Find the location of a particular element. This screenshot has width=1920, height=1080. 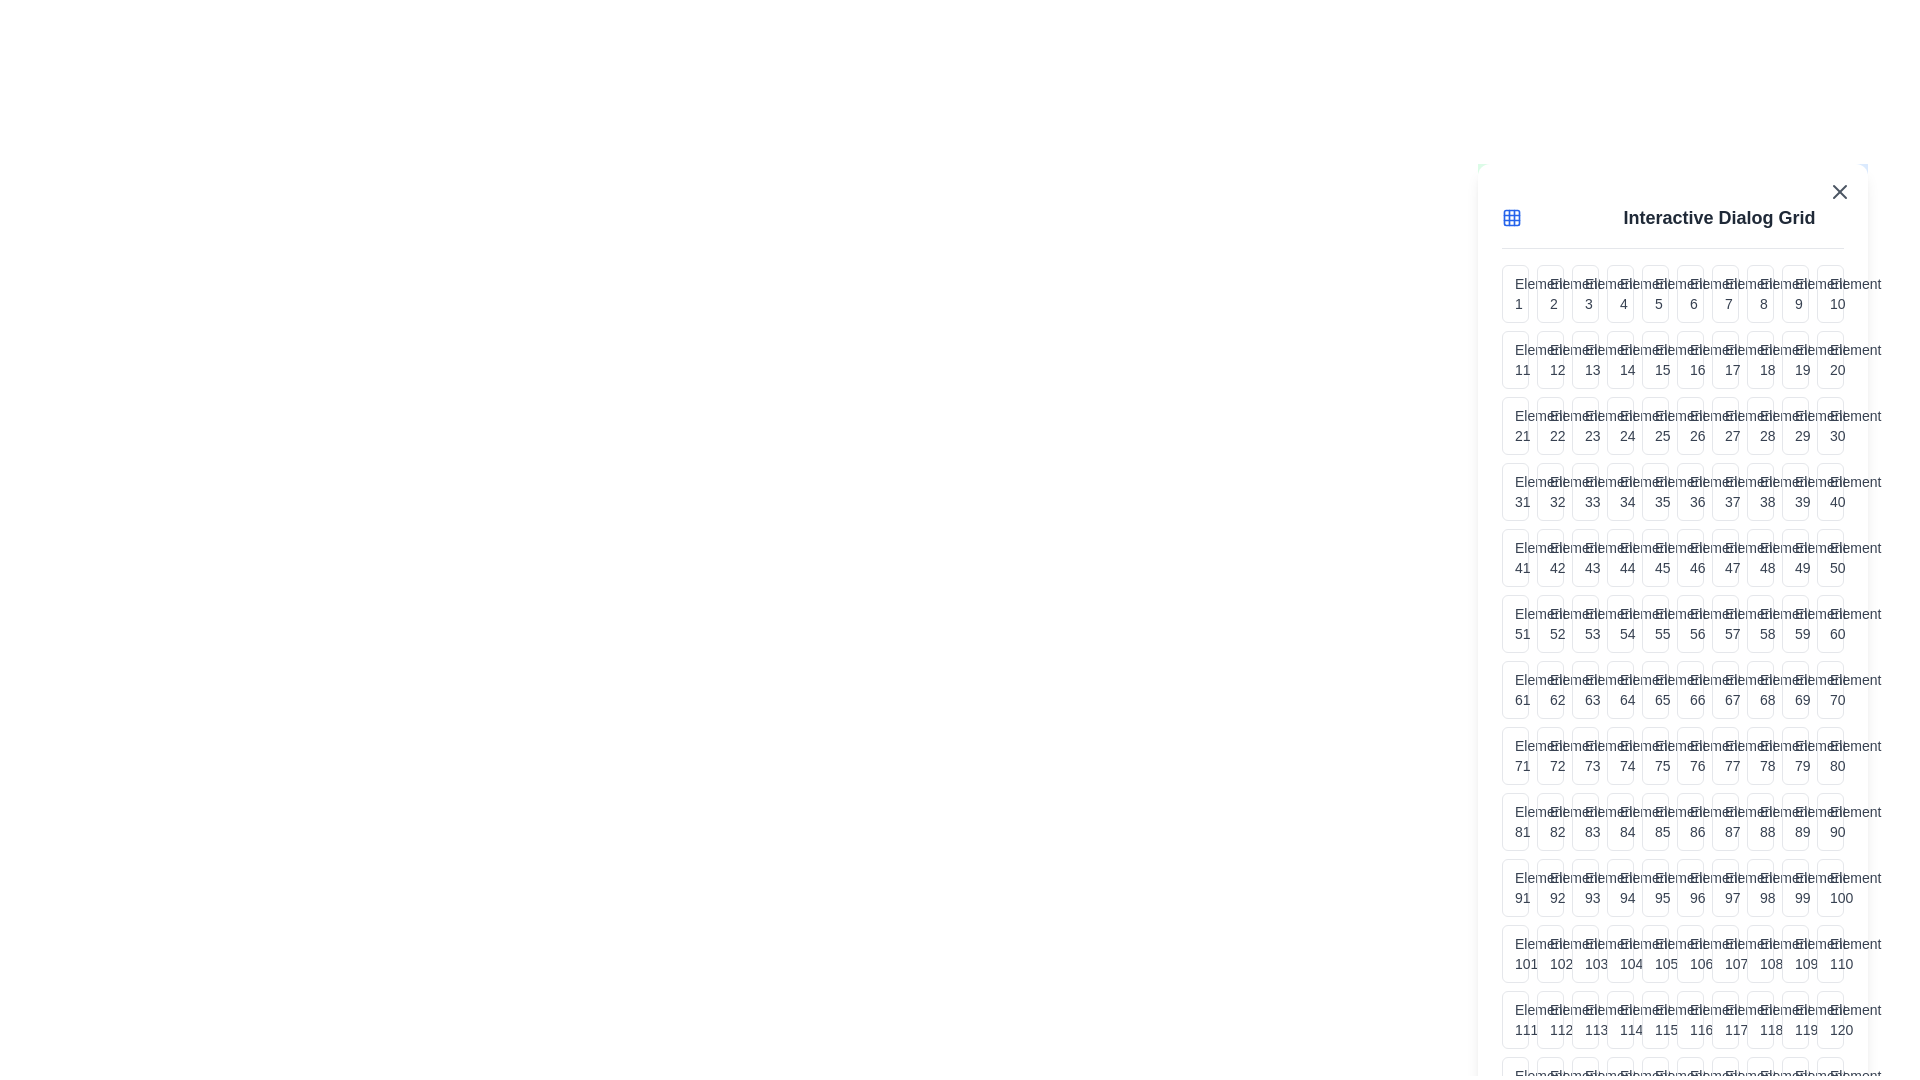

the grid icon in the header is located at coordinates (1512, 218).